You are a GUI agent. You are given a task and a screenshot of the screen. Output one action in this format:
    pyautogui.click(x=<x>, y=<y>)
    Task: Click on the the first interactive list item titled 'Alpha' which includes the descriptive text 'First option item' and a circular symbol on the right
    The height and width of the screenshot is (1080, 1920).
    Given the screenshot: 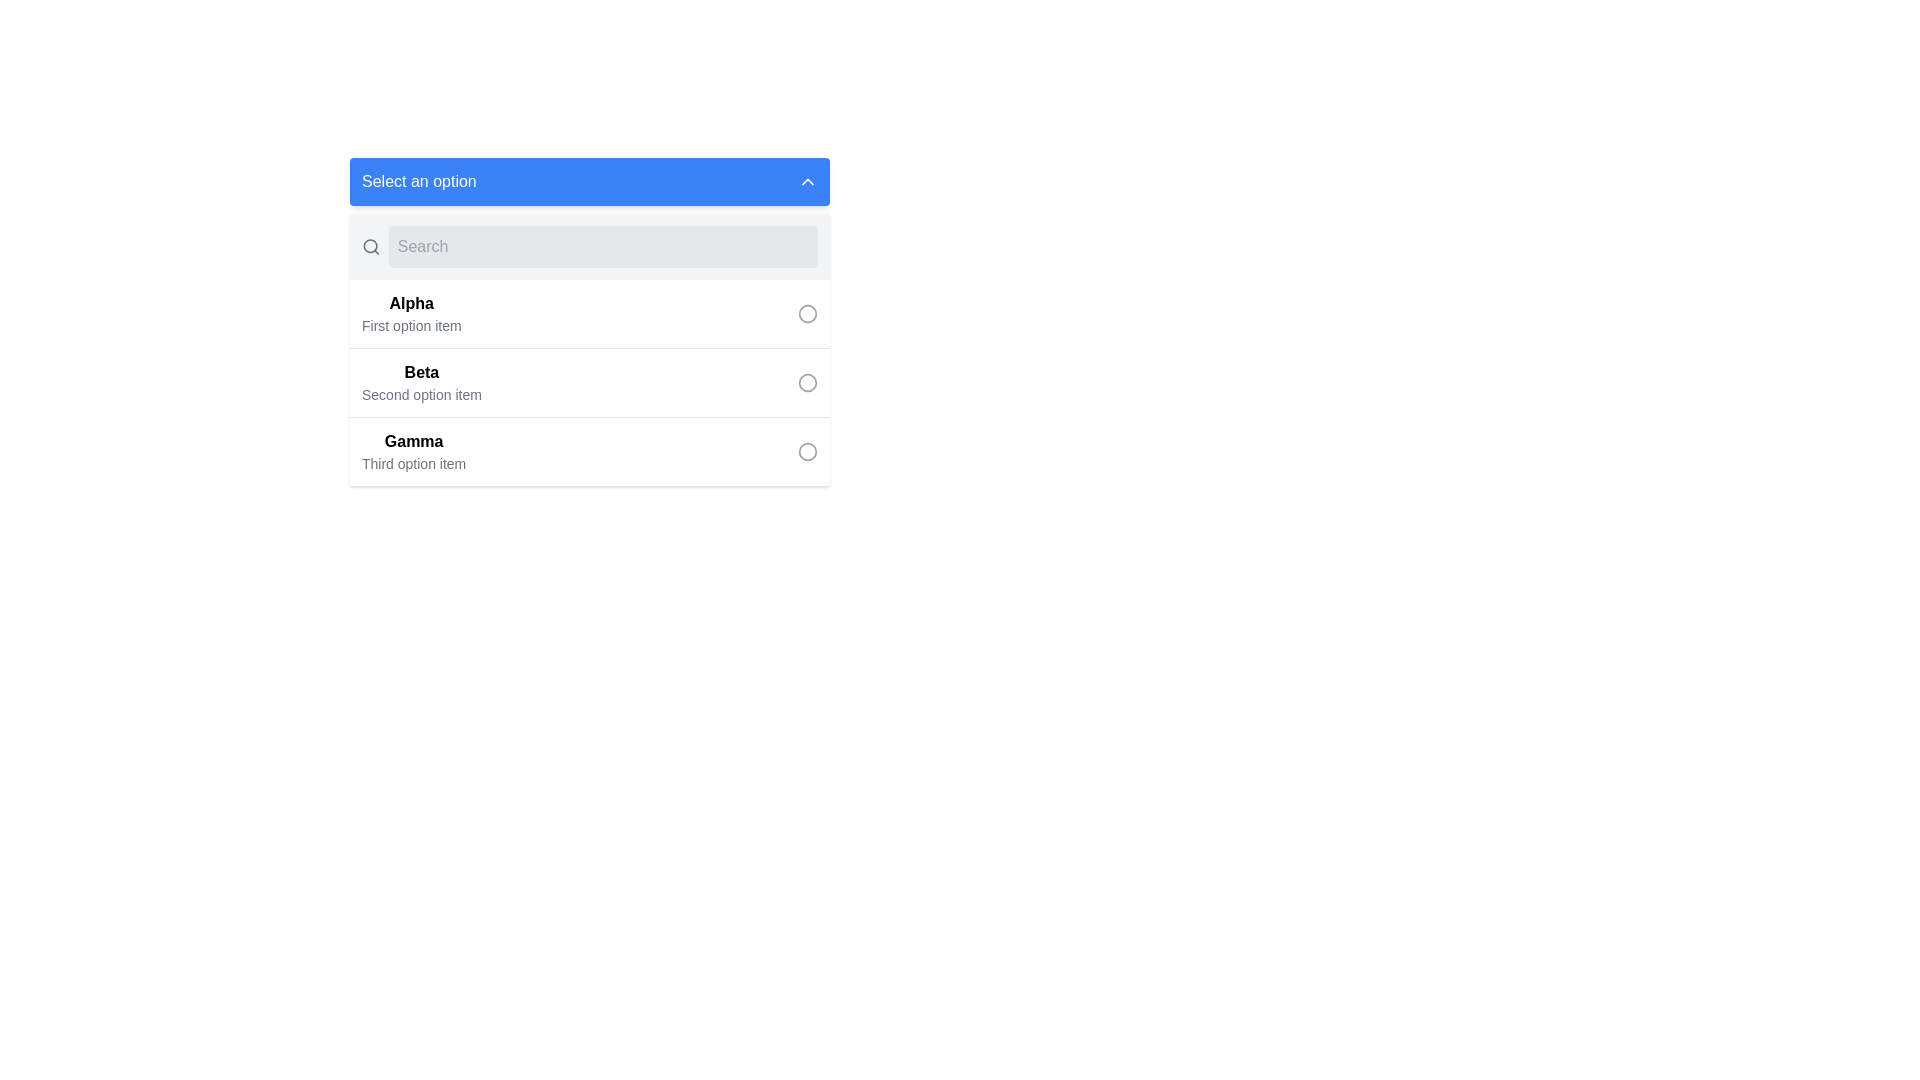 What is the action you would take?
    pyautogui.click(x=589, y=321)
    